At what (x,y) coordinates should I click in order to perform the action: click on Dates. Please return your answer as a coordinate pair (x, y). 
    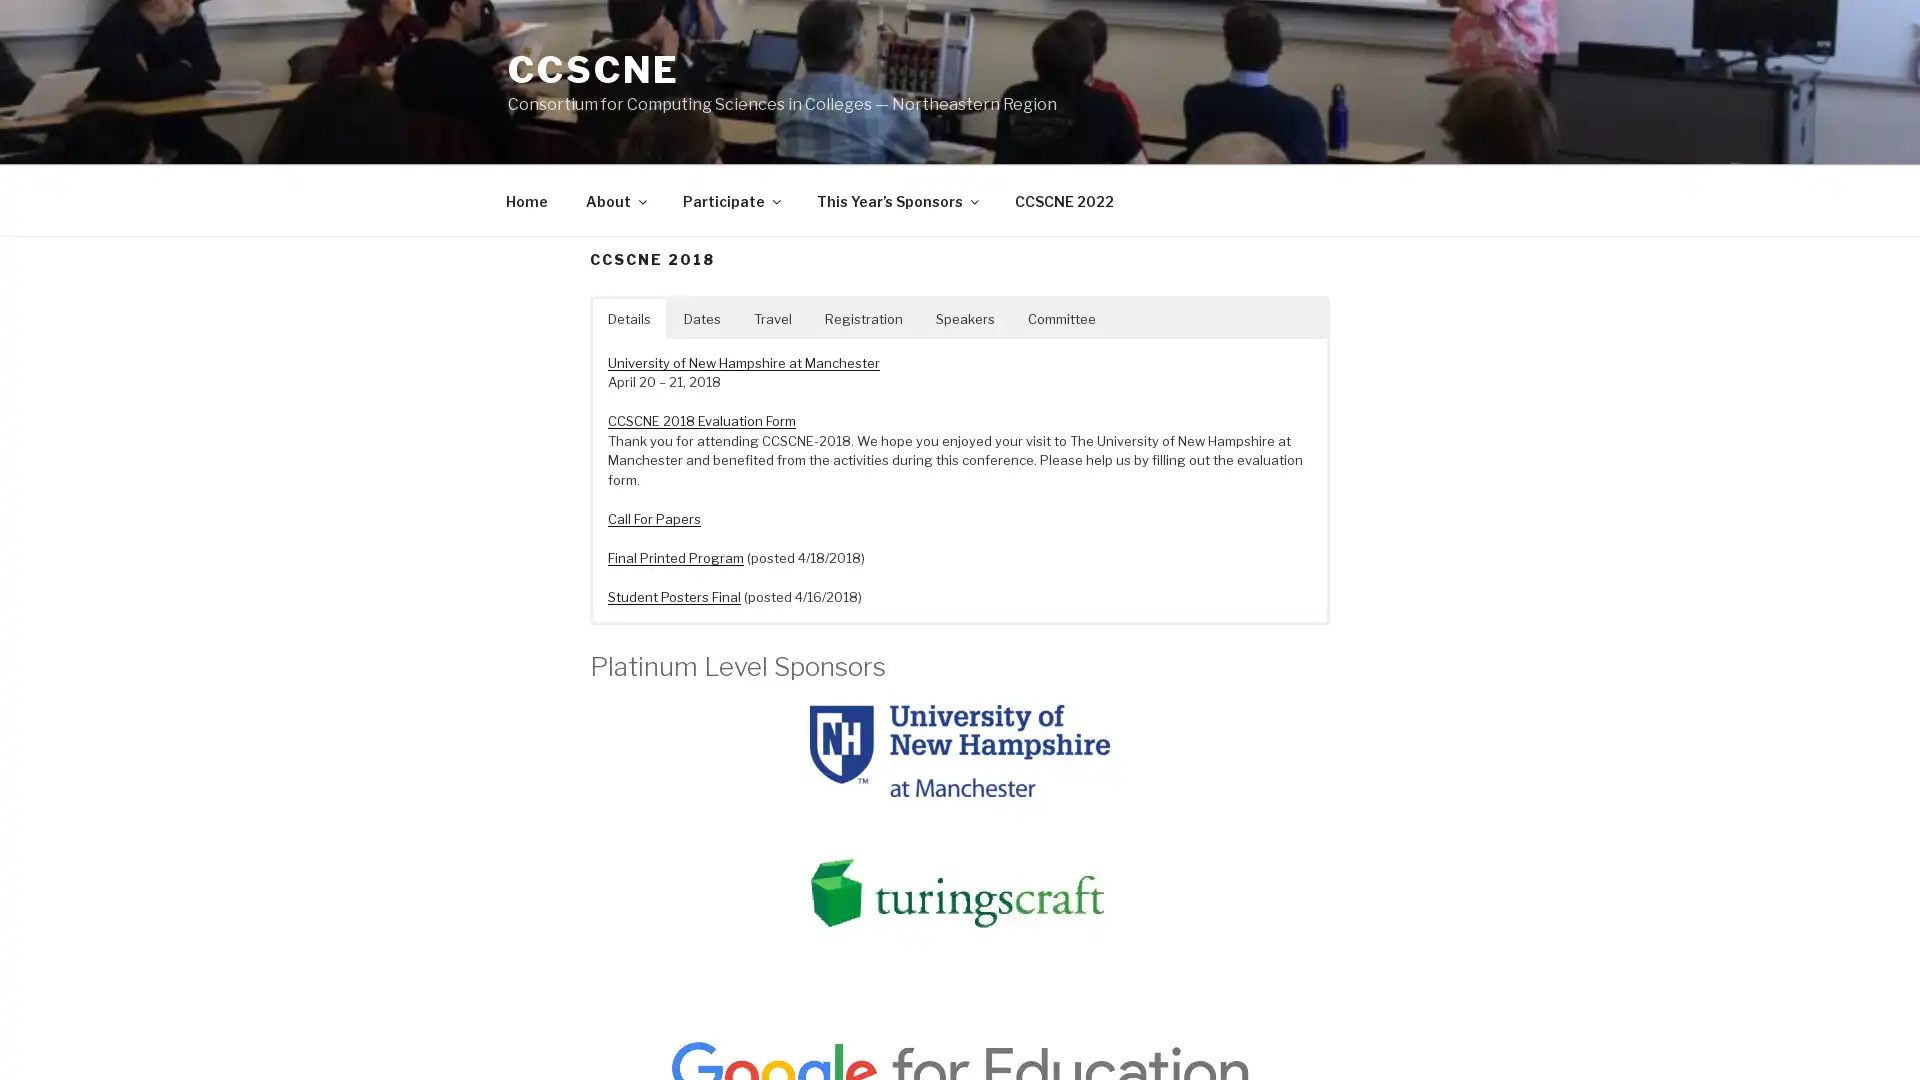
    Looking at the image, I should click on (702, 316).